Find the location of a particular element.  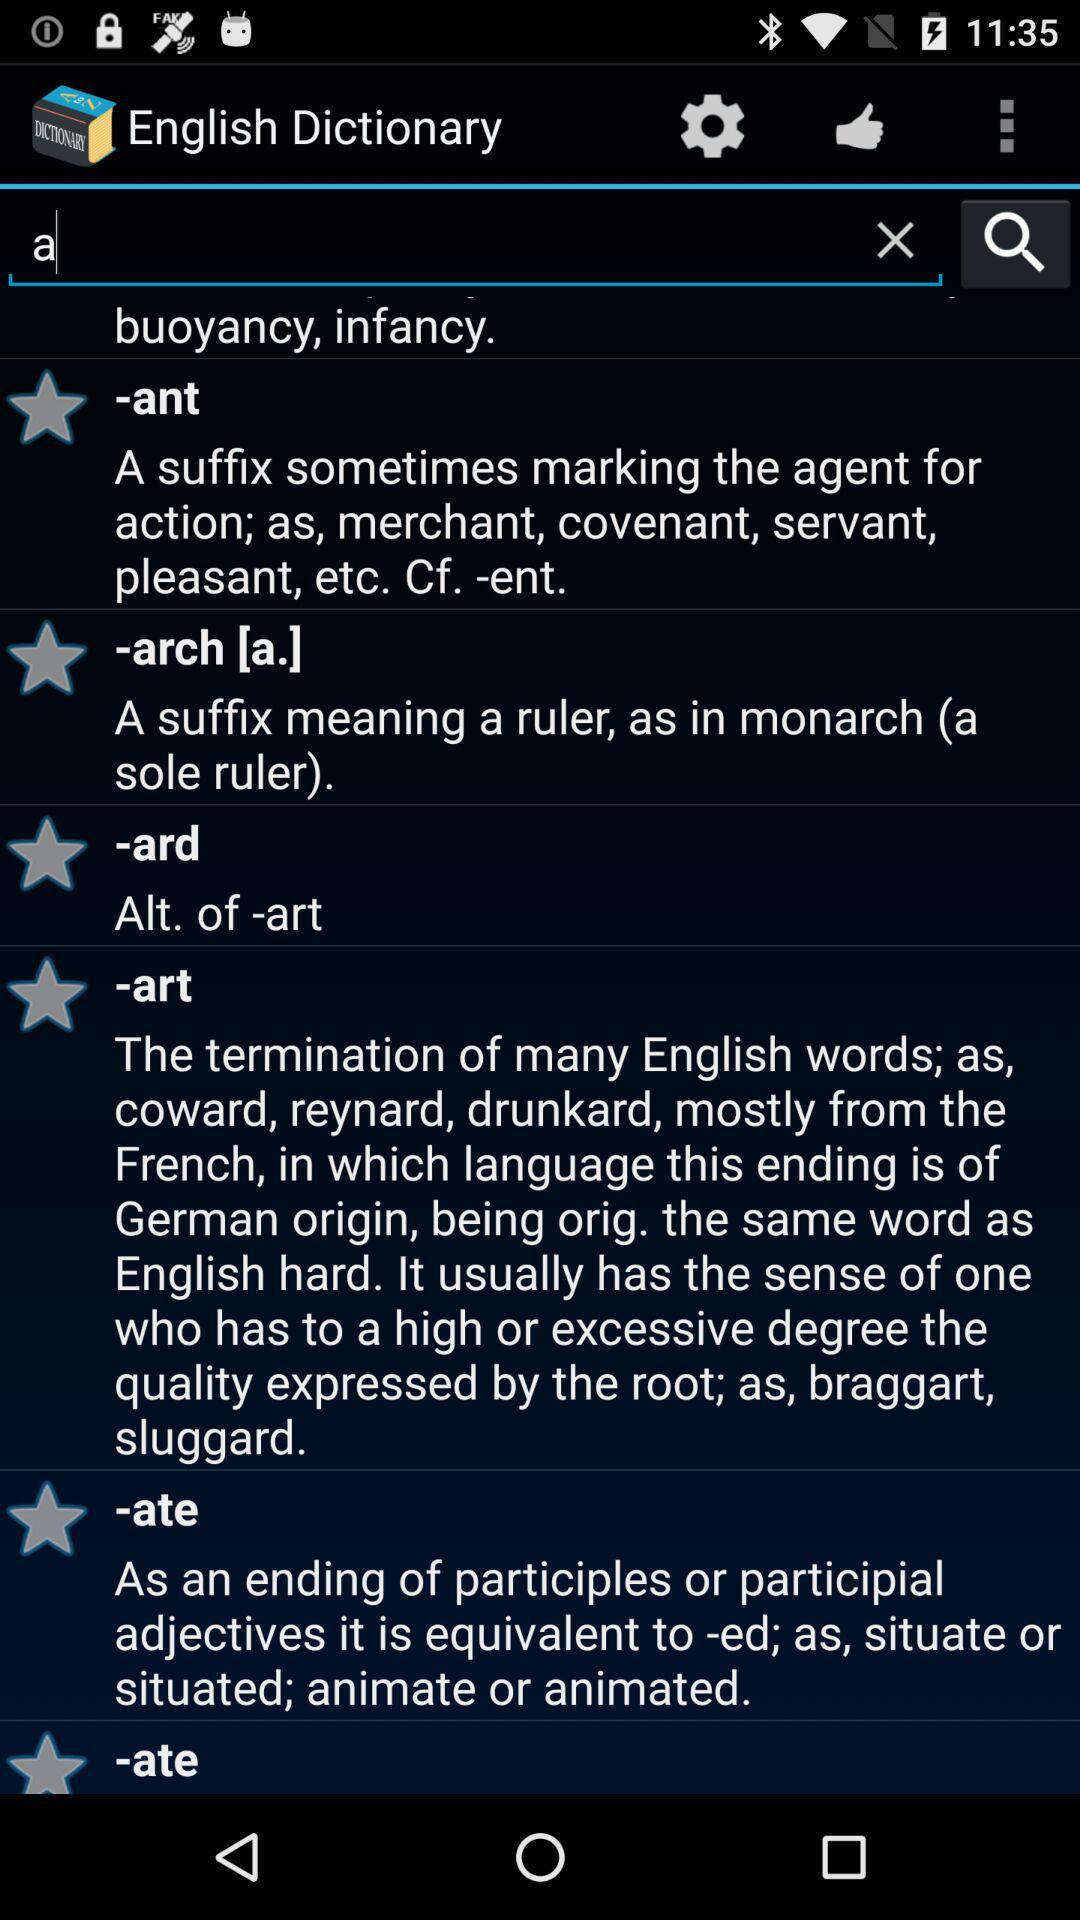

item to the left of the a suffix meaning app is located at coordinates (53, 852).